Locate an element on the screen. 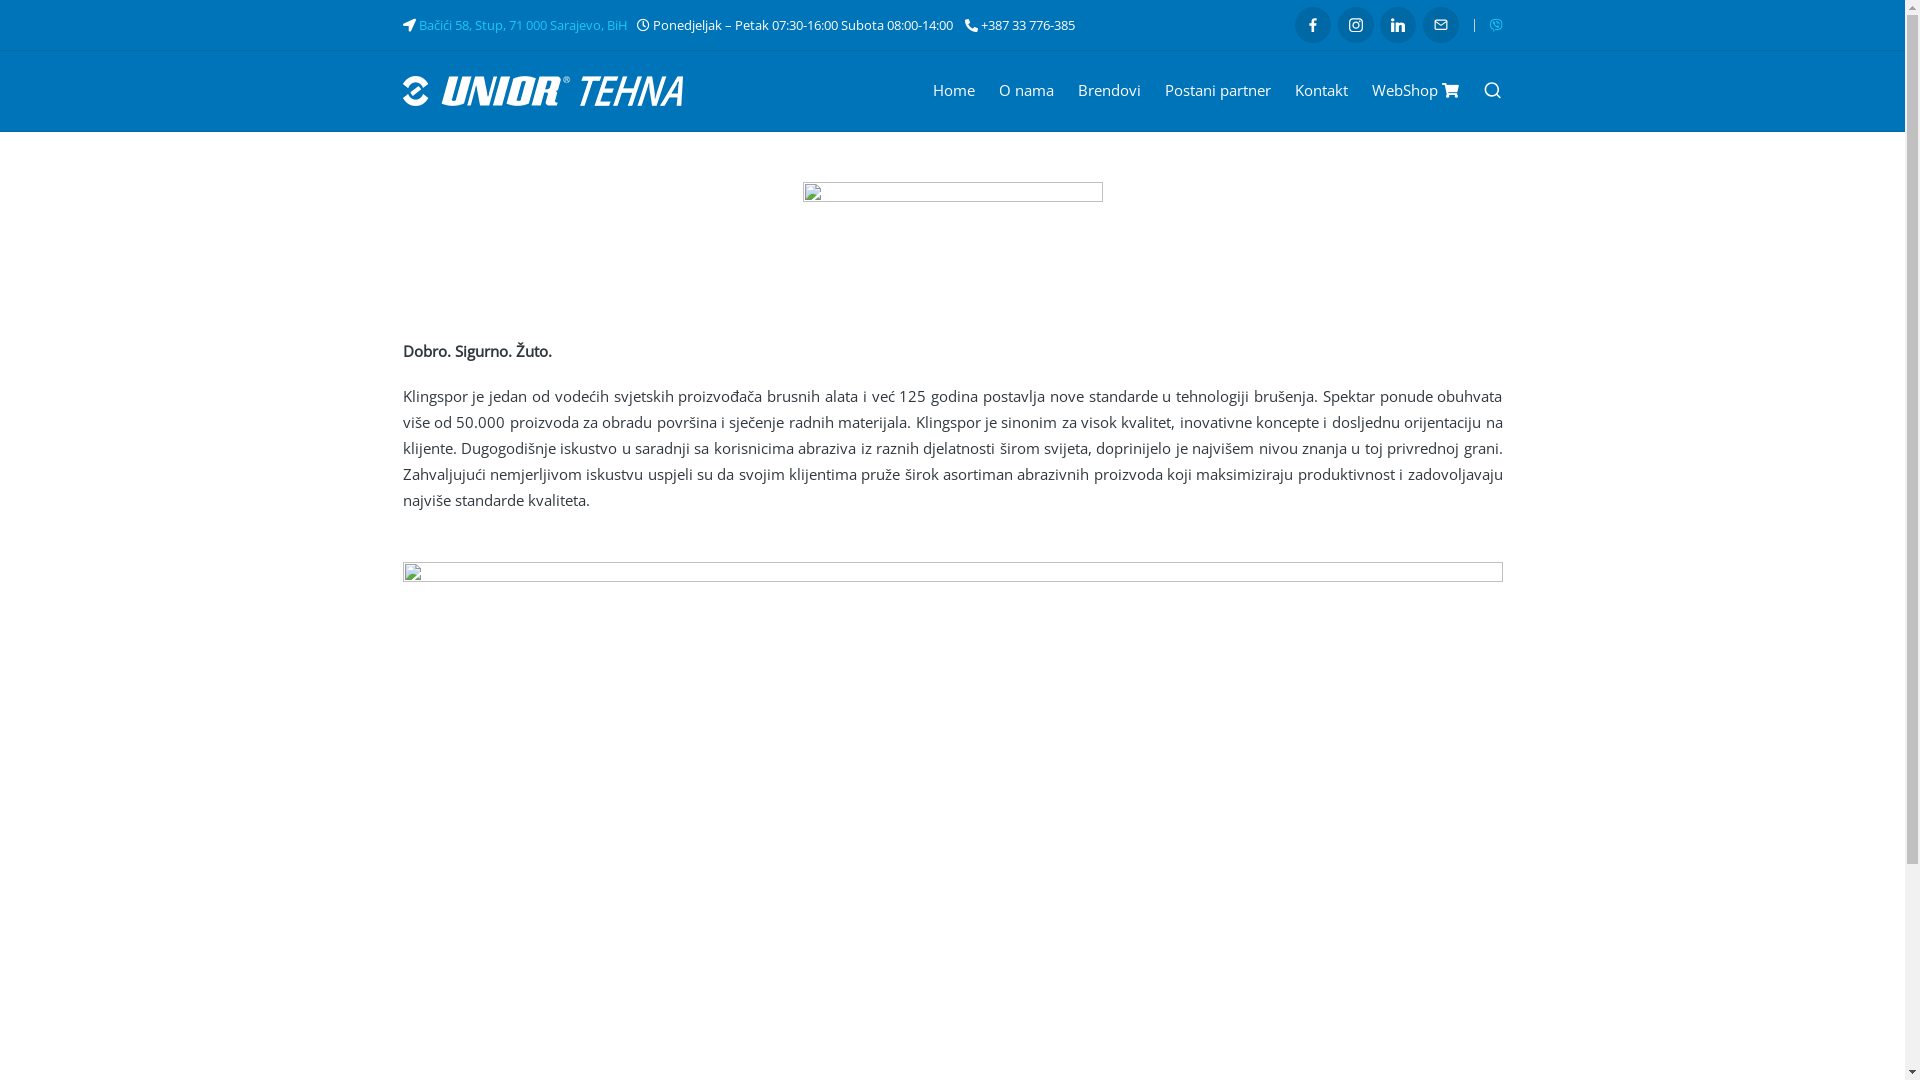 Image resolution: width=1920 pixels, height=1080 pixels. 'Home' is located at coordinates (953, 91).